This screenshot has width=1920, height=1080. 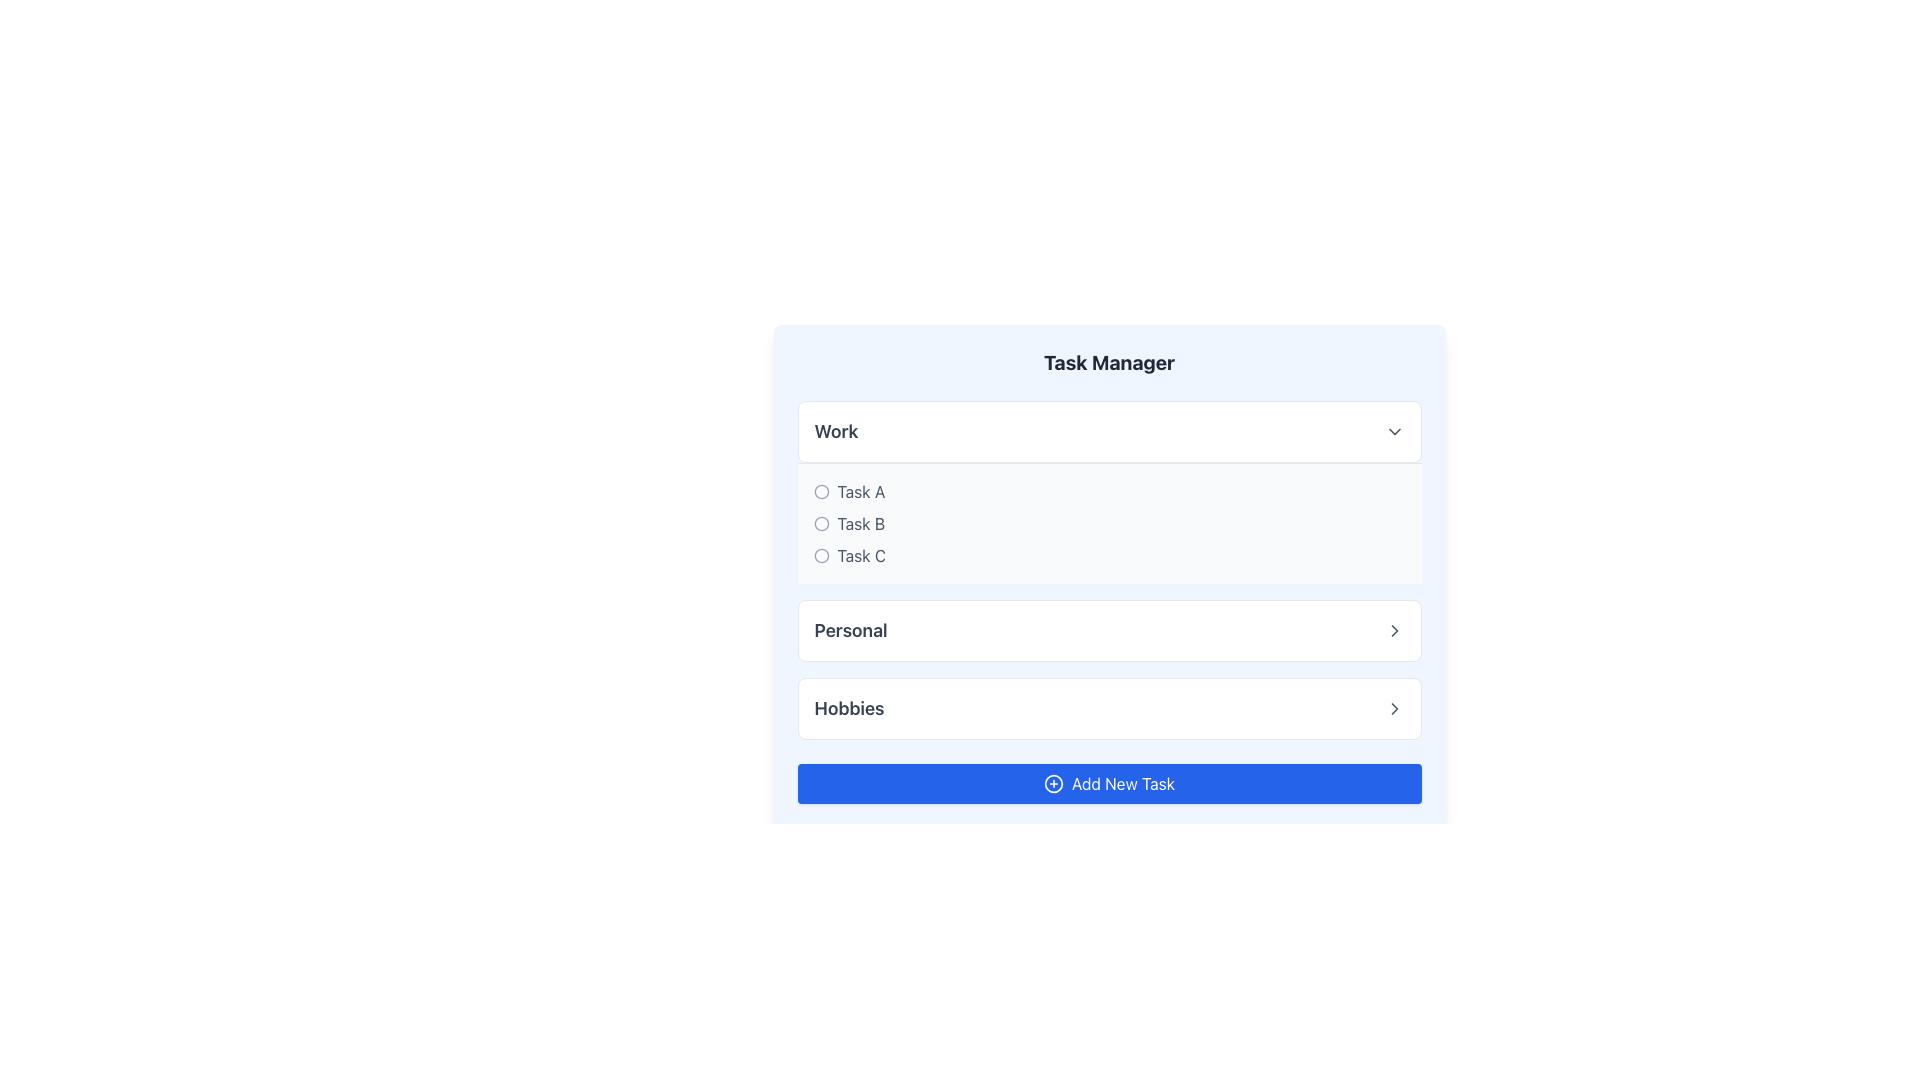 What do you see at coordinates (1108, 708) in the screenshot?
I see `the button labeled 'Hobbies'` at bounding box center [1108, 708].